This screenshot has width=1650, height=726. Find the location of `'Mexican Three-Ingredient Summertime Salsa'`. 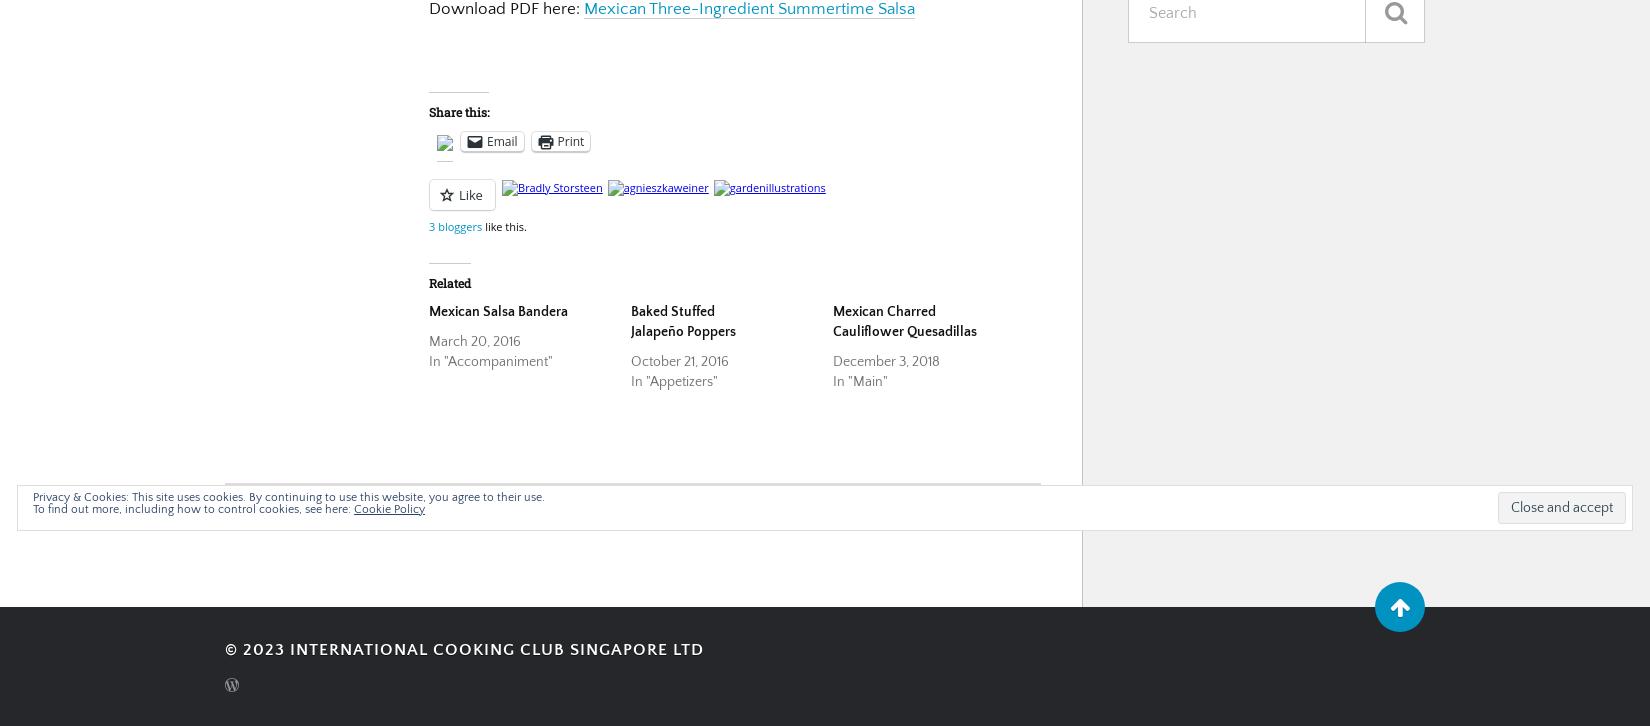

'Mexican Three-Ingredient Summertime Salsa' is located at coordinates (582, 9).